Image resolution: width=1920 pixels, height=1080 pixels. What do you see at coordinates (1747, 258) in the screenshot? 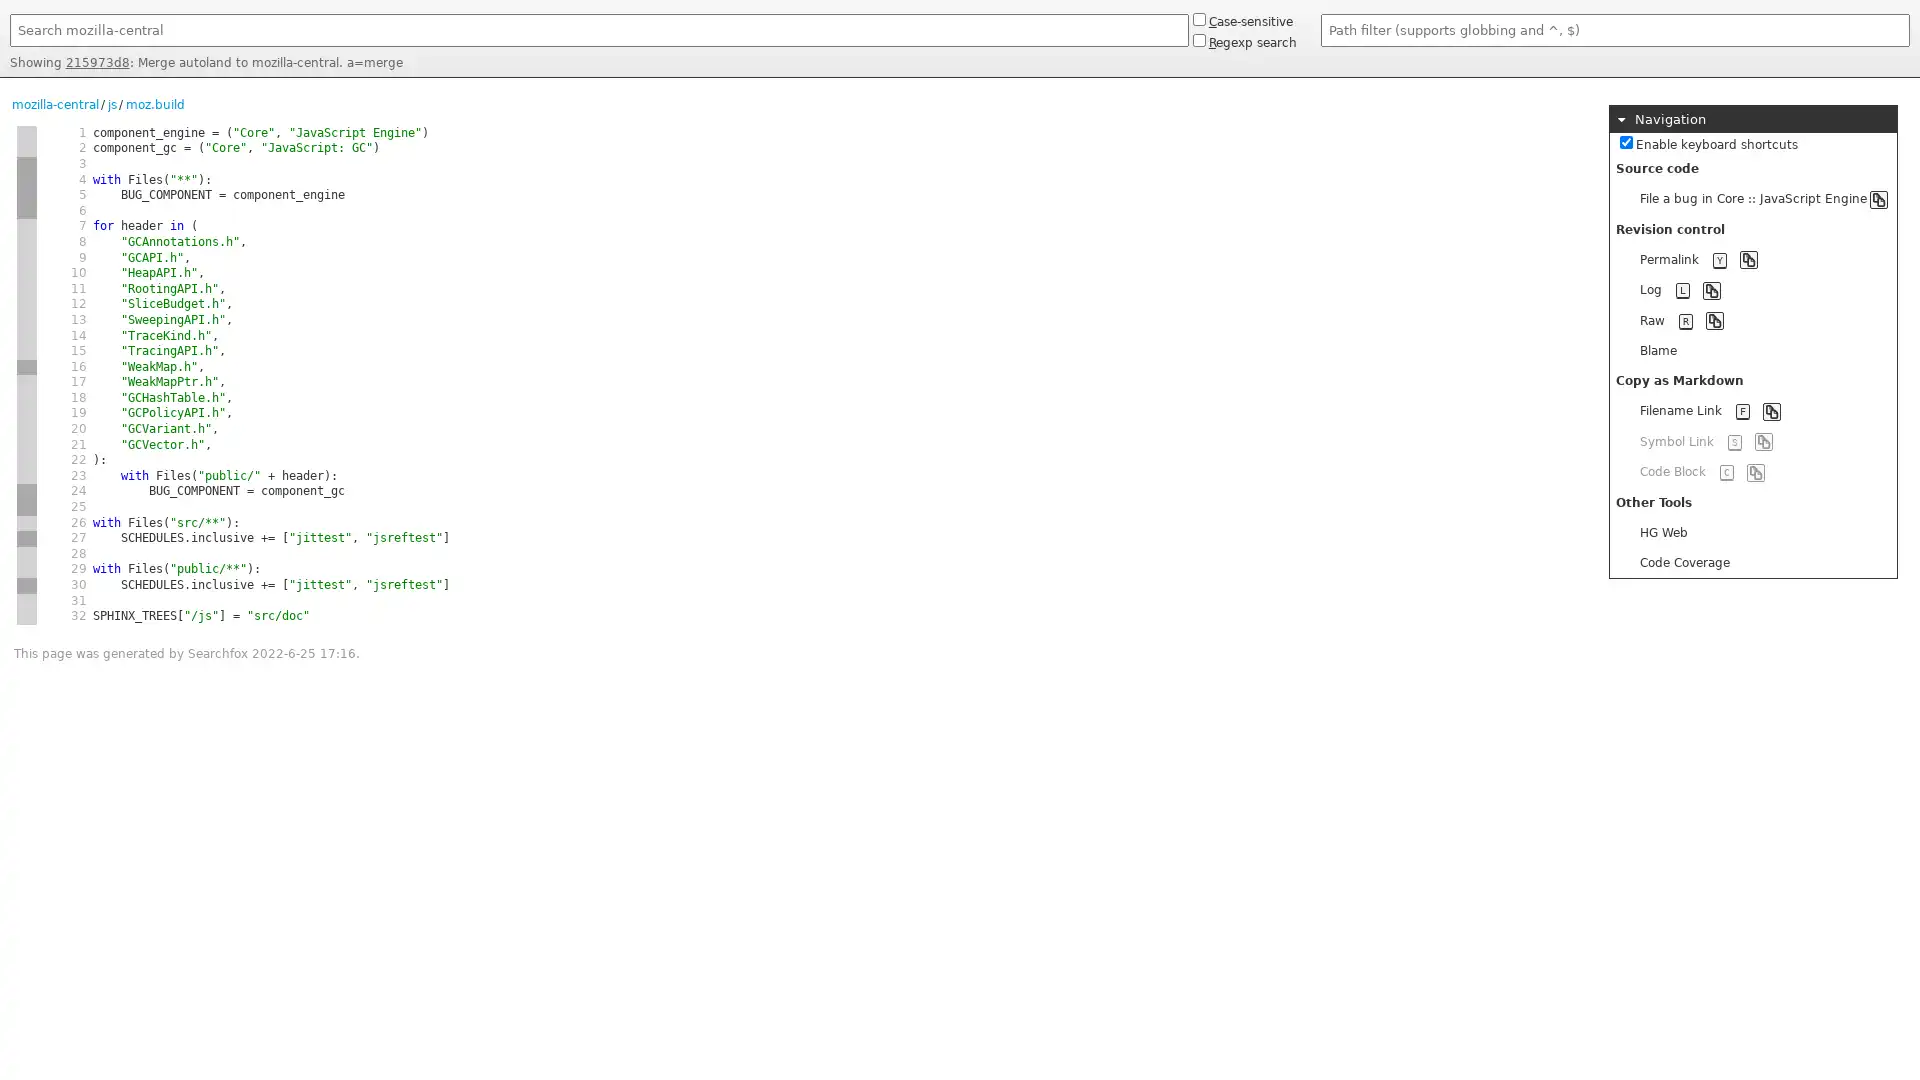
I see `Copy to clipboard` at bounding box center [1747, 258].